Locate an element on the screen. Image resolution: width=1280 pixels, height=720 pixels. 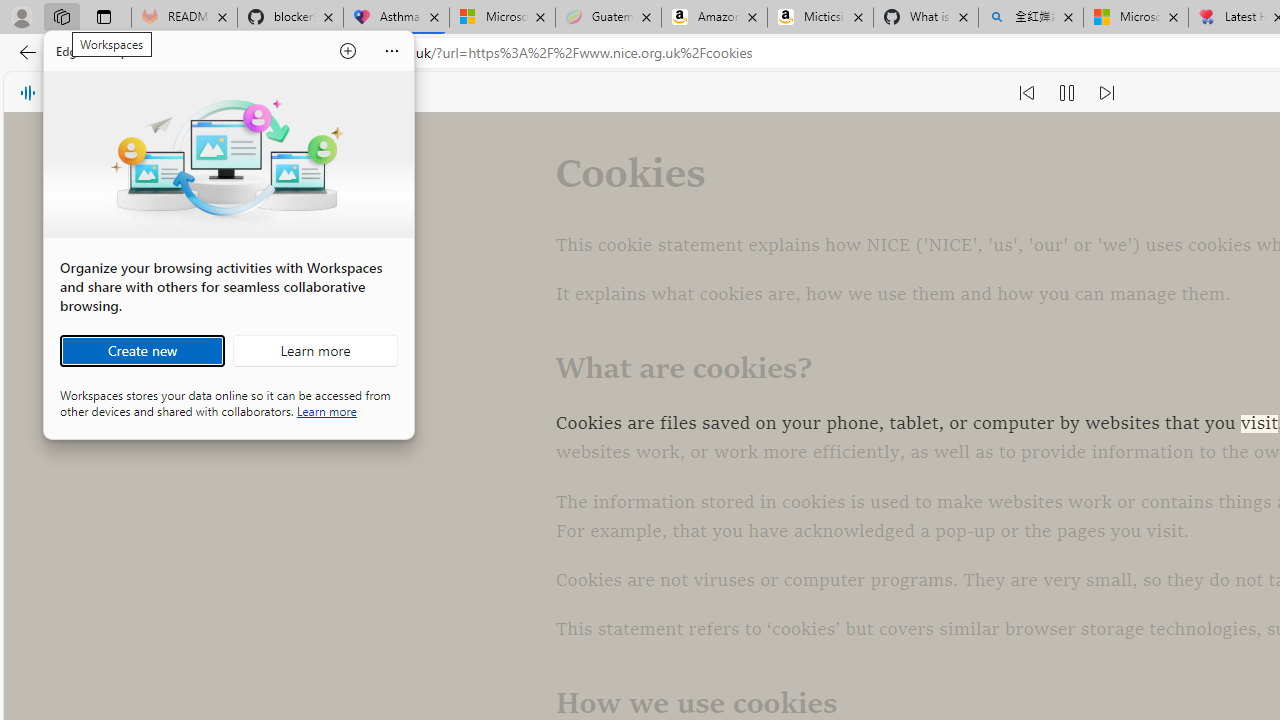
'Read previous paragraph' is located at coordinates (1026, 92).